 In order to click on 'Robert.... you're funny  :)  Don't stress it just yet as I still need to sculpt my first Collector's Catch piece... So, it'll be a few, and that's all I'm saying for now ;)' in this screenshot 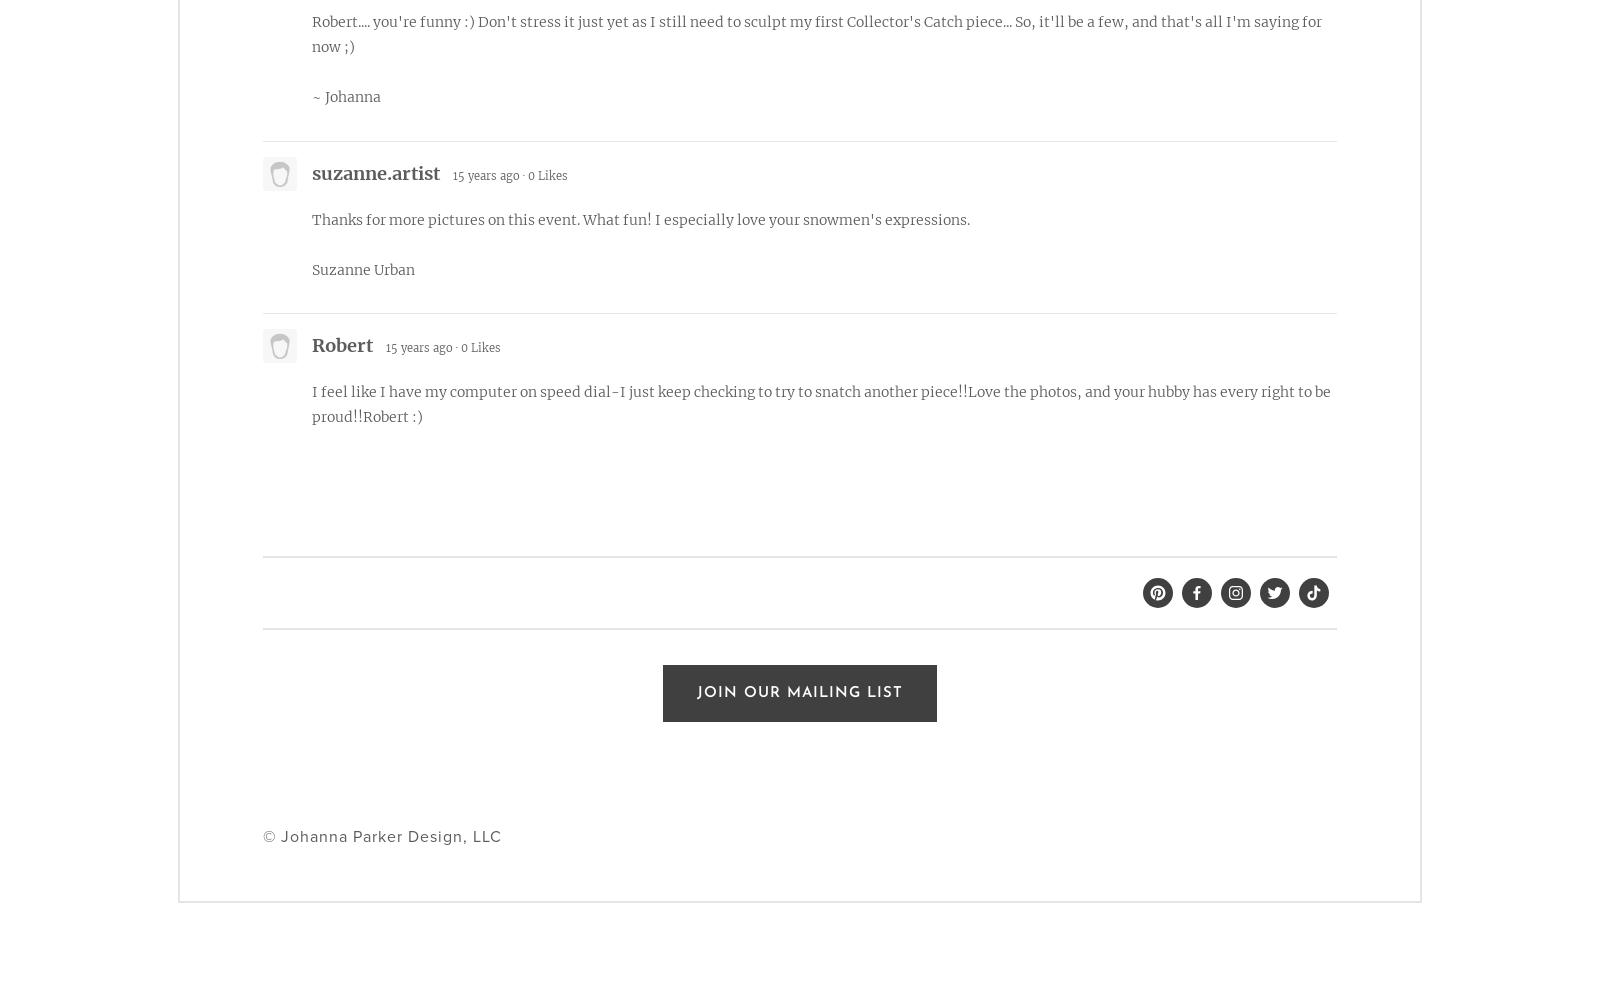, I will do `click(312, 33)`.